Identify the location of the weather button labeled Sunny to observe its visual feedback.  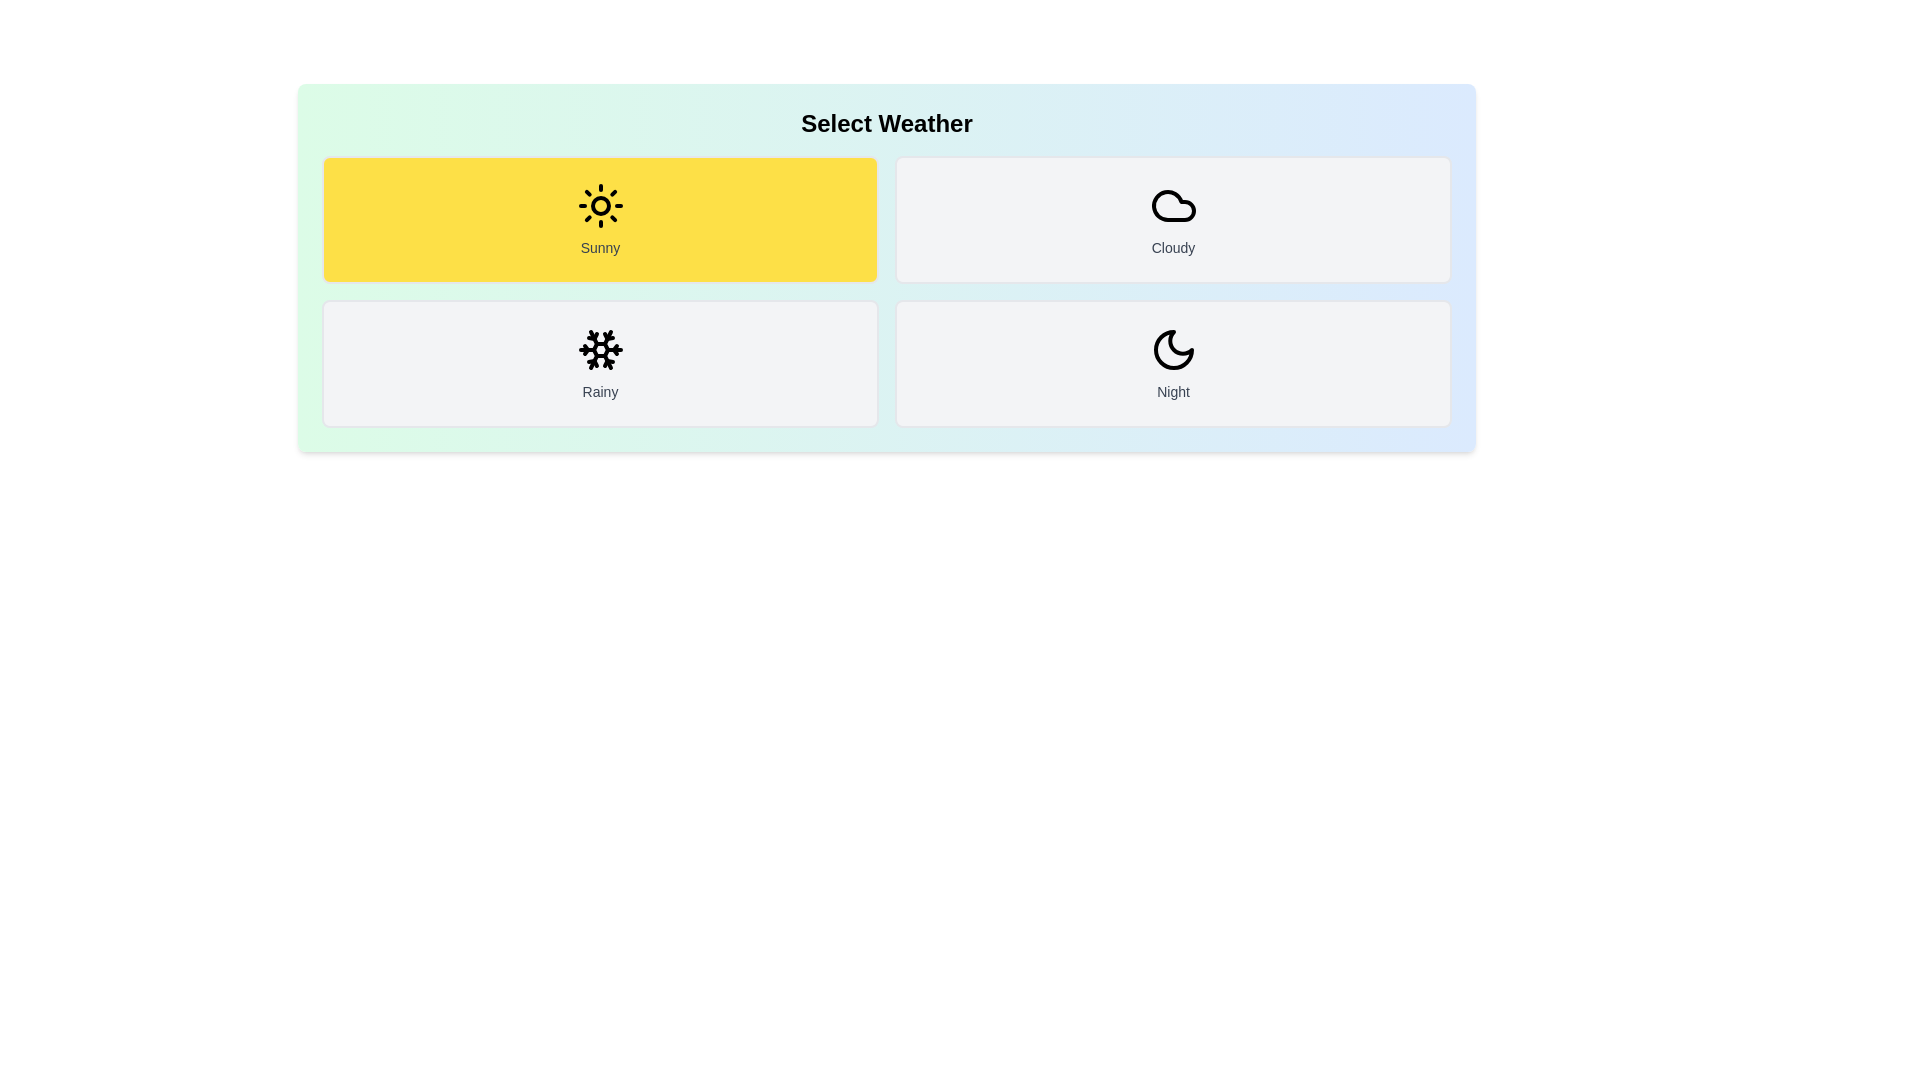
(599, 219).